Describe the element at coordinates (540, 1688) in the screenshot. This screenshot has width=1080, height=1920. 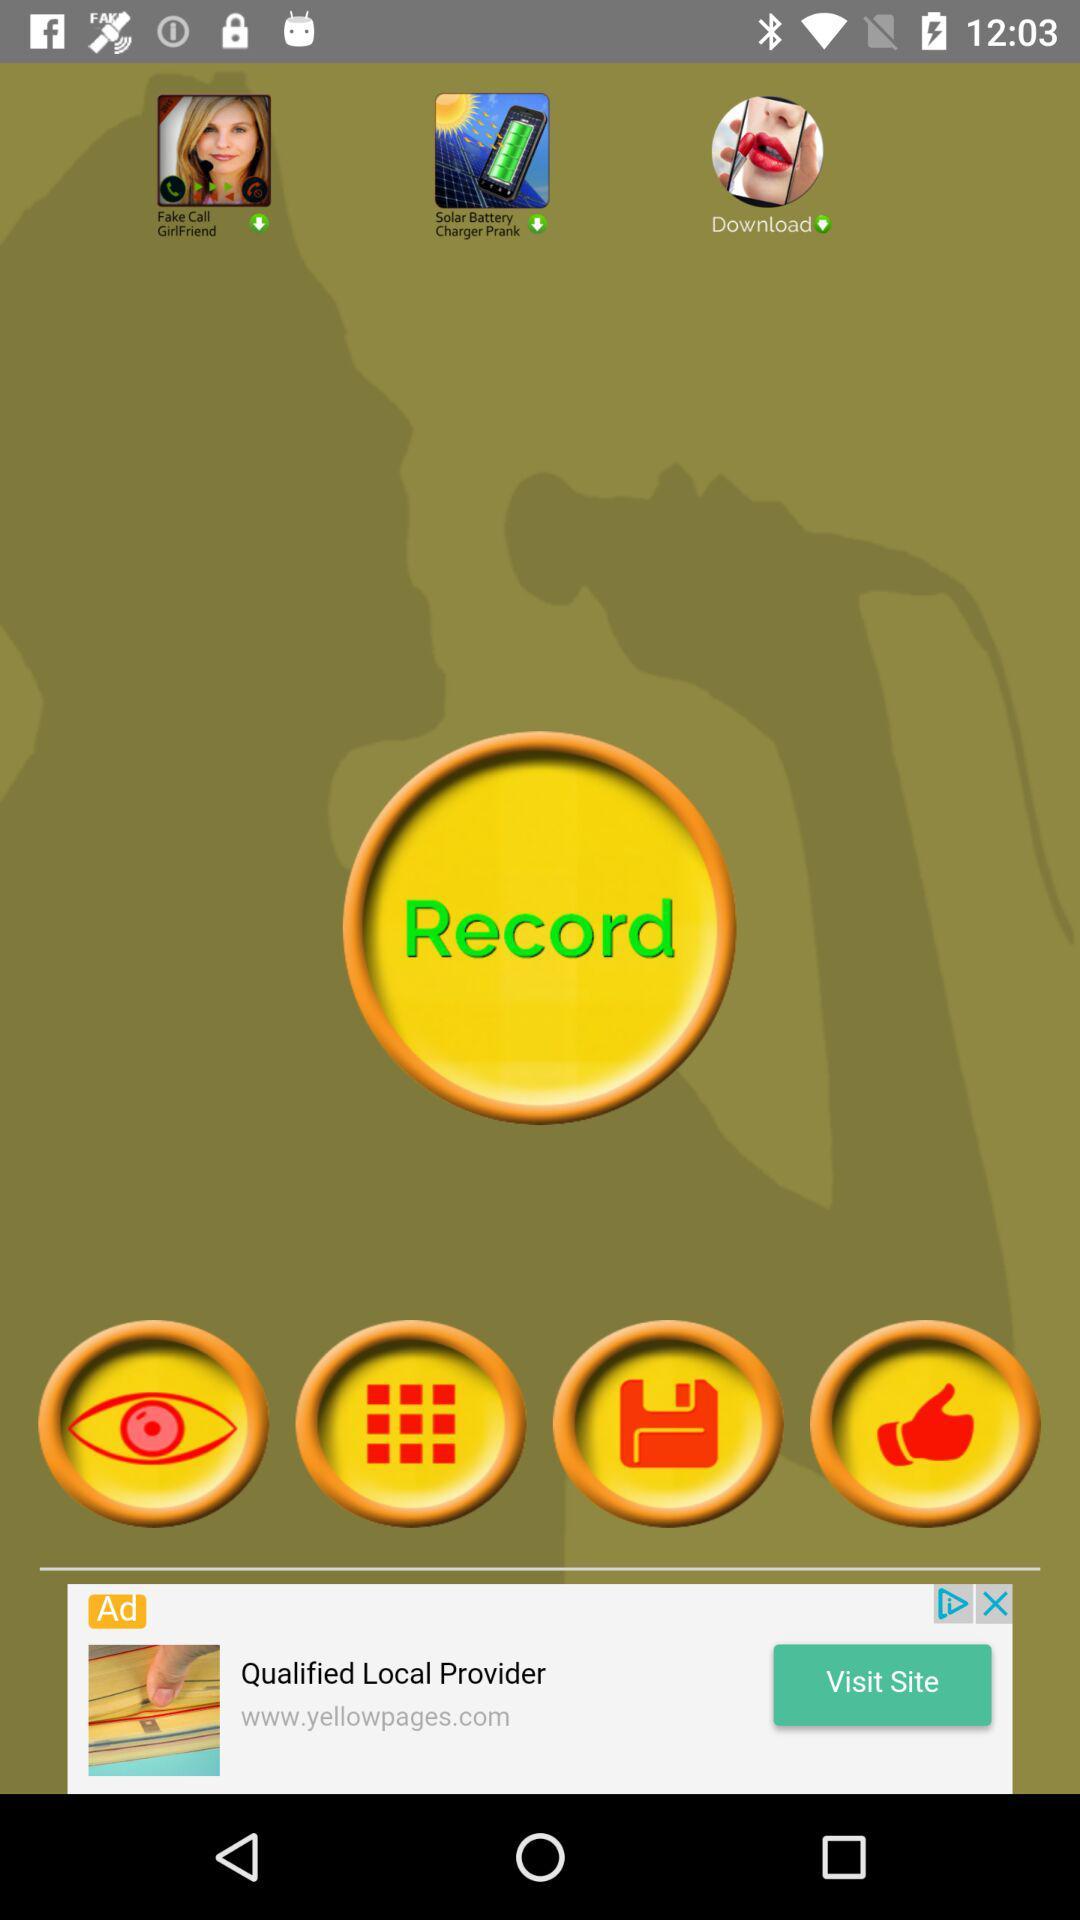
I see `qualified local provider add` at that location.